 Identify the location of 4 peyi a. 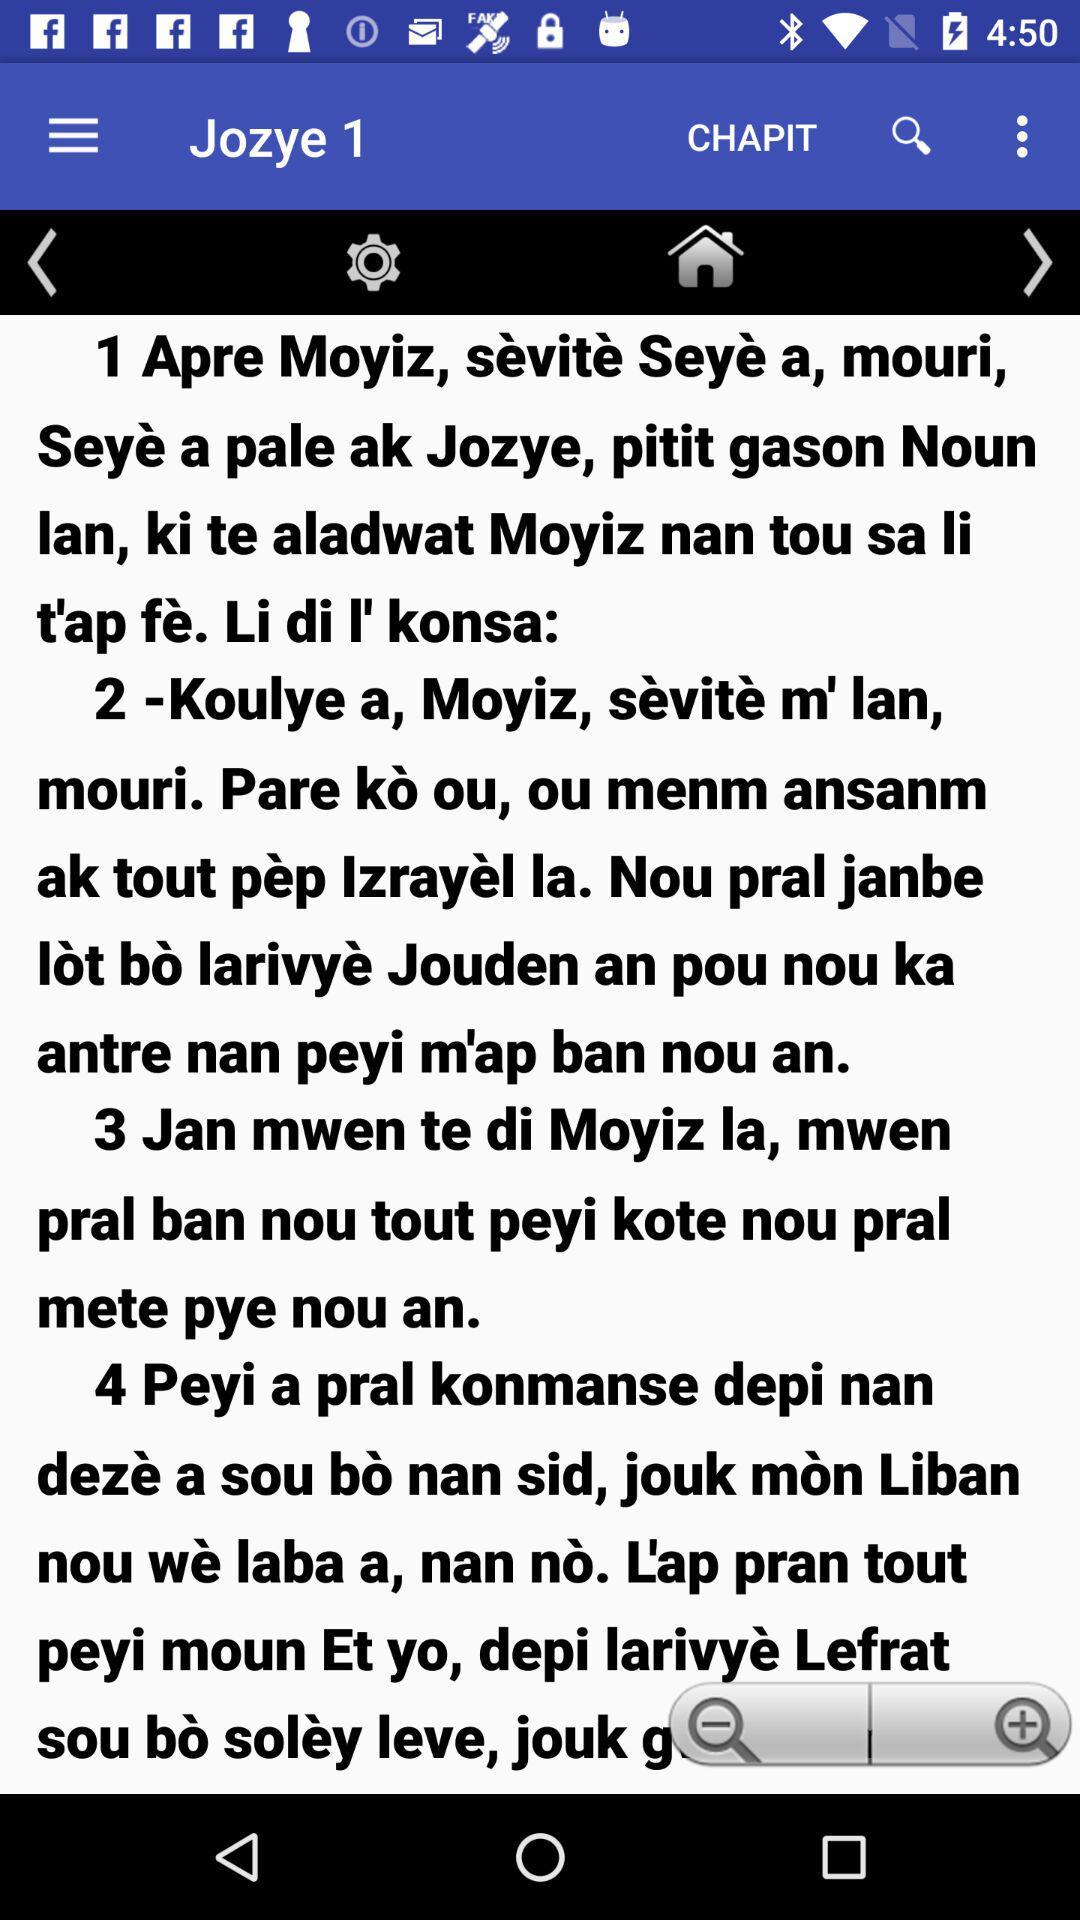
(540, 1567).